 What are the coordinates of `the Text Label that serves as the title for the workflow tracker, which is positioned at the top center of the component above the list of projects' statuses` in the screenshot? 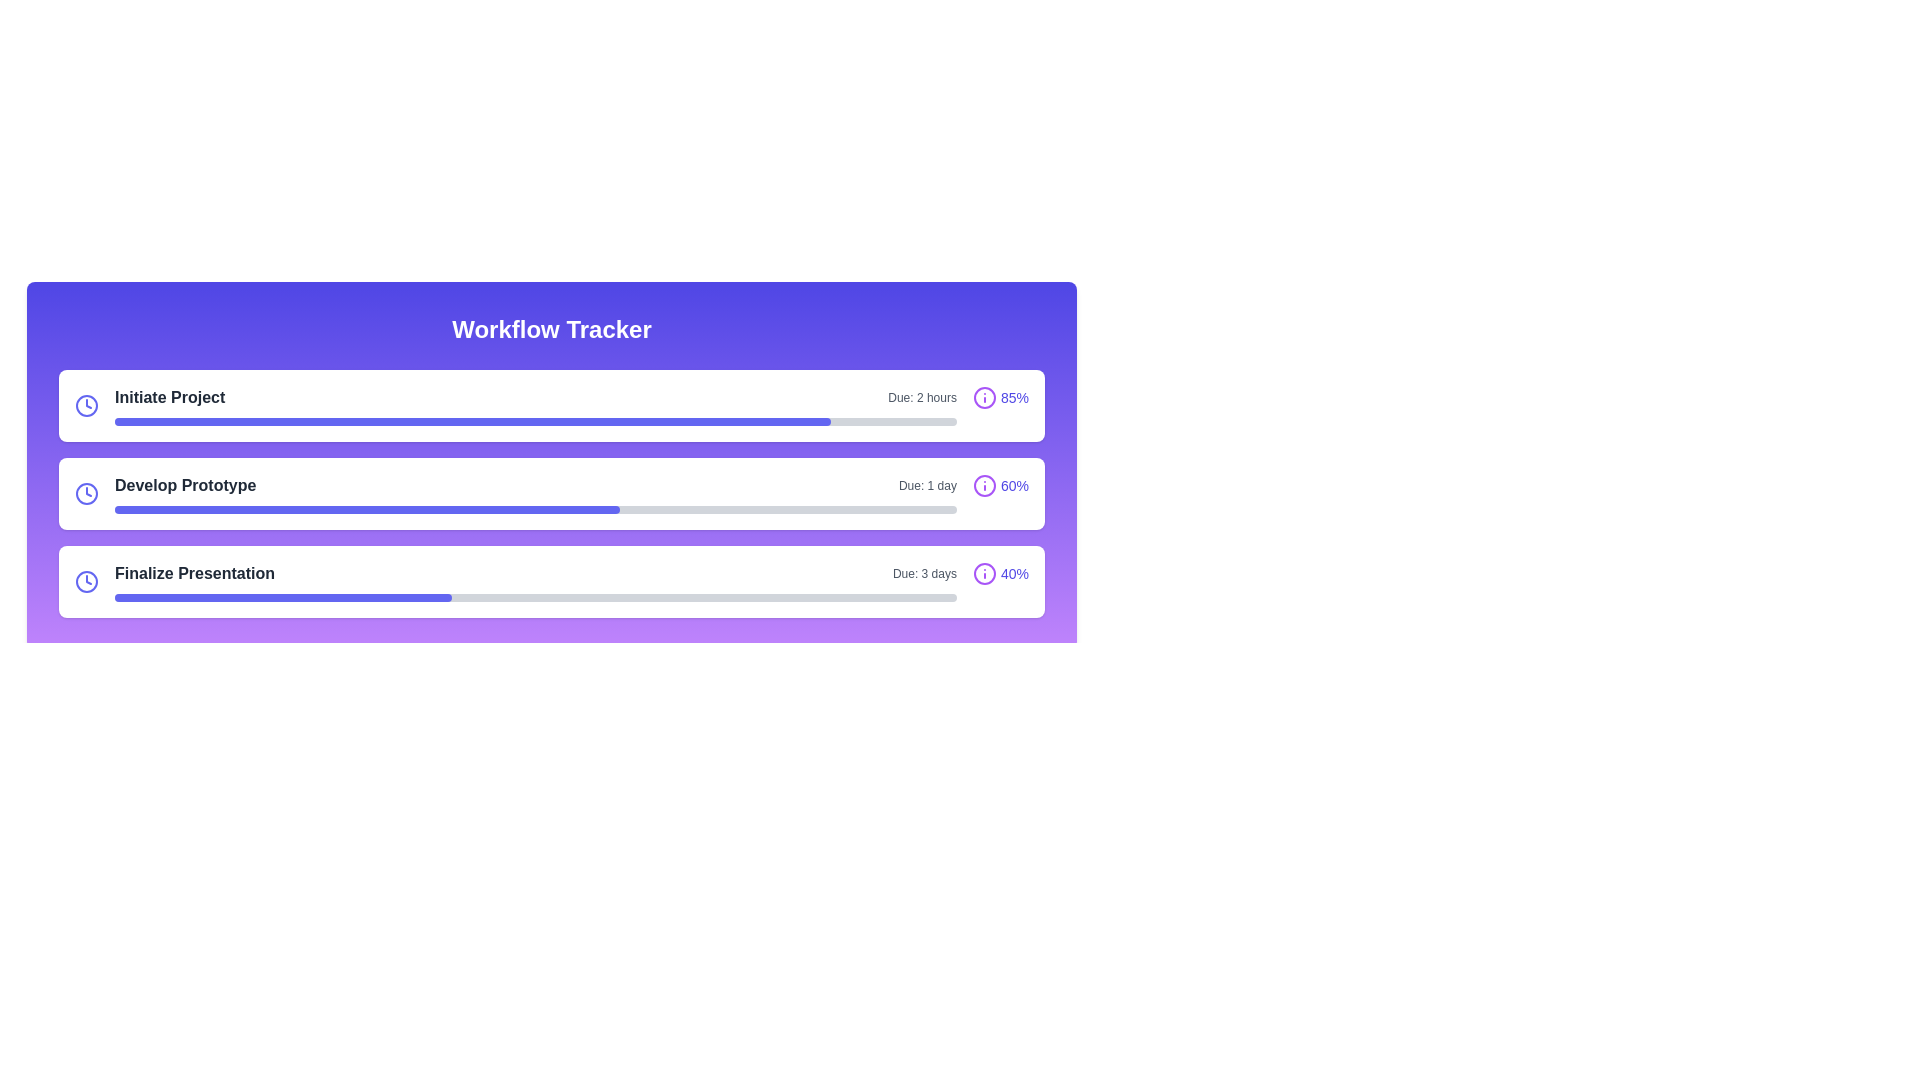 It's located at (552, 329).